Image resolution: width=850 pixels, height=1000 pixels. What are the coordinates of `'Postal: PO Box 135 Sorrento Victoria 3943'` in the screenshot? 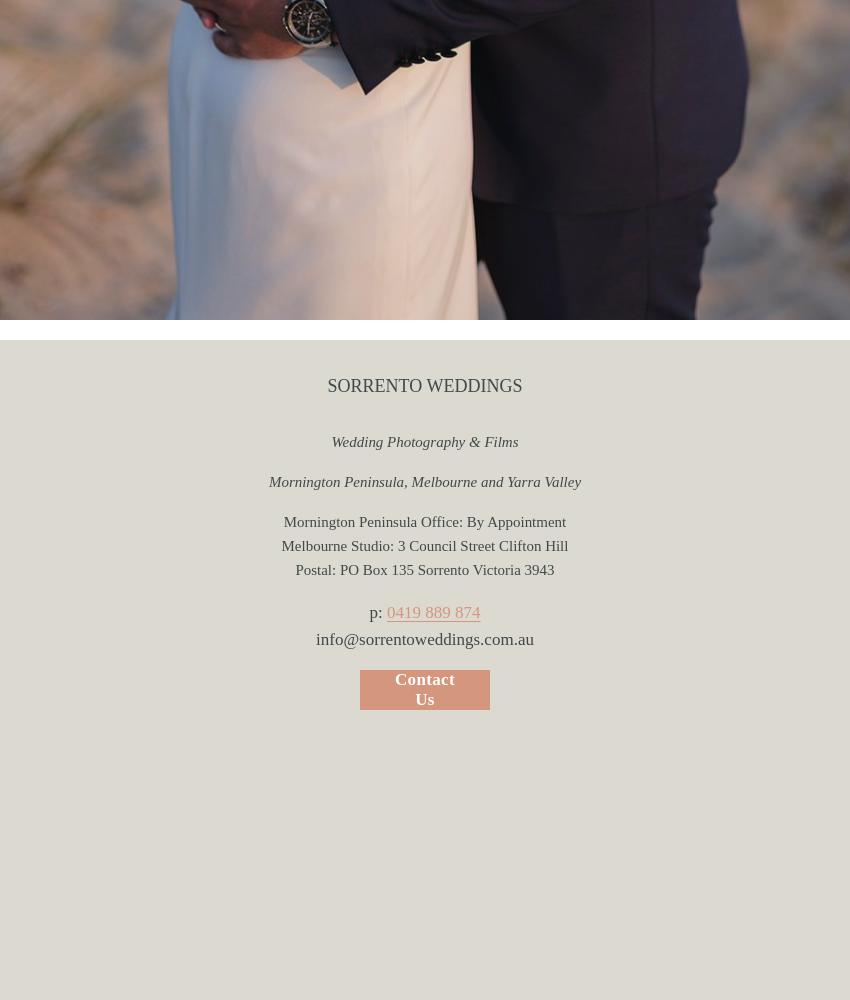 It's located at (294, 568).